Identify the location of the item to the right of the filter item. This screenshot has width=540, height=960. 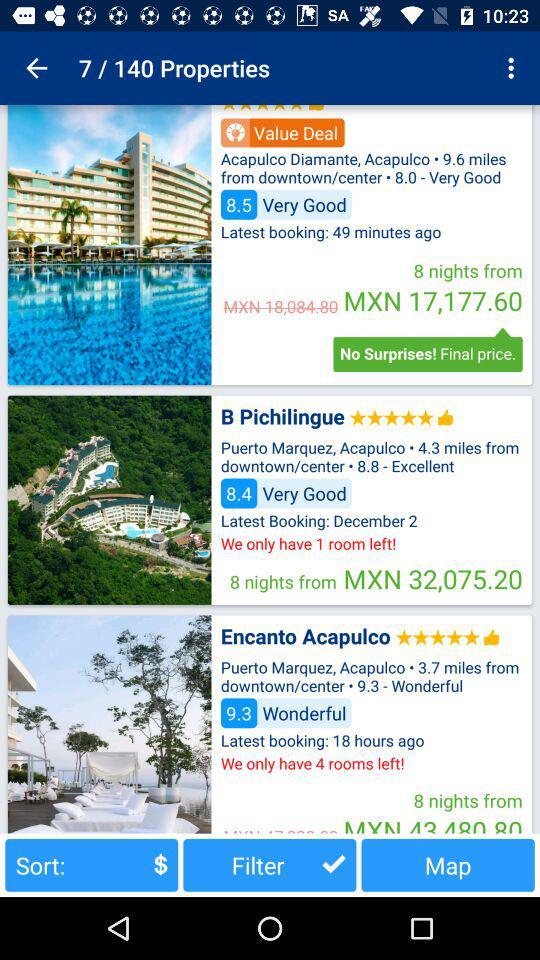
(448, 864).